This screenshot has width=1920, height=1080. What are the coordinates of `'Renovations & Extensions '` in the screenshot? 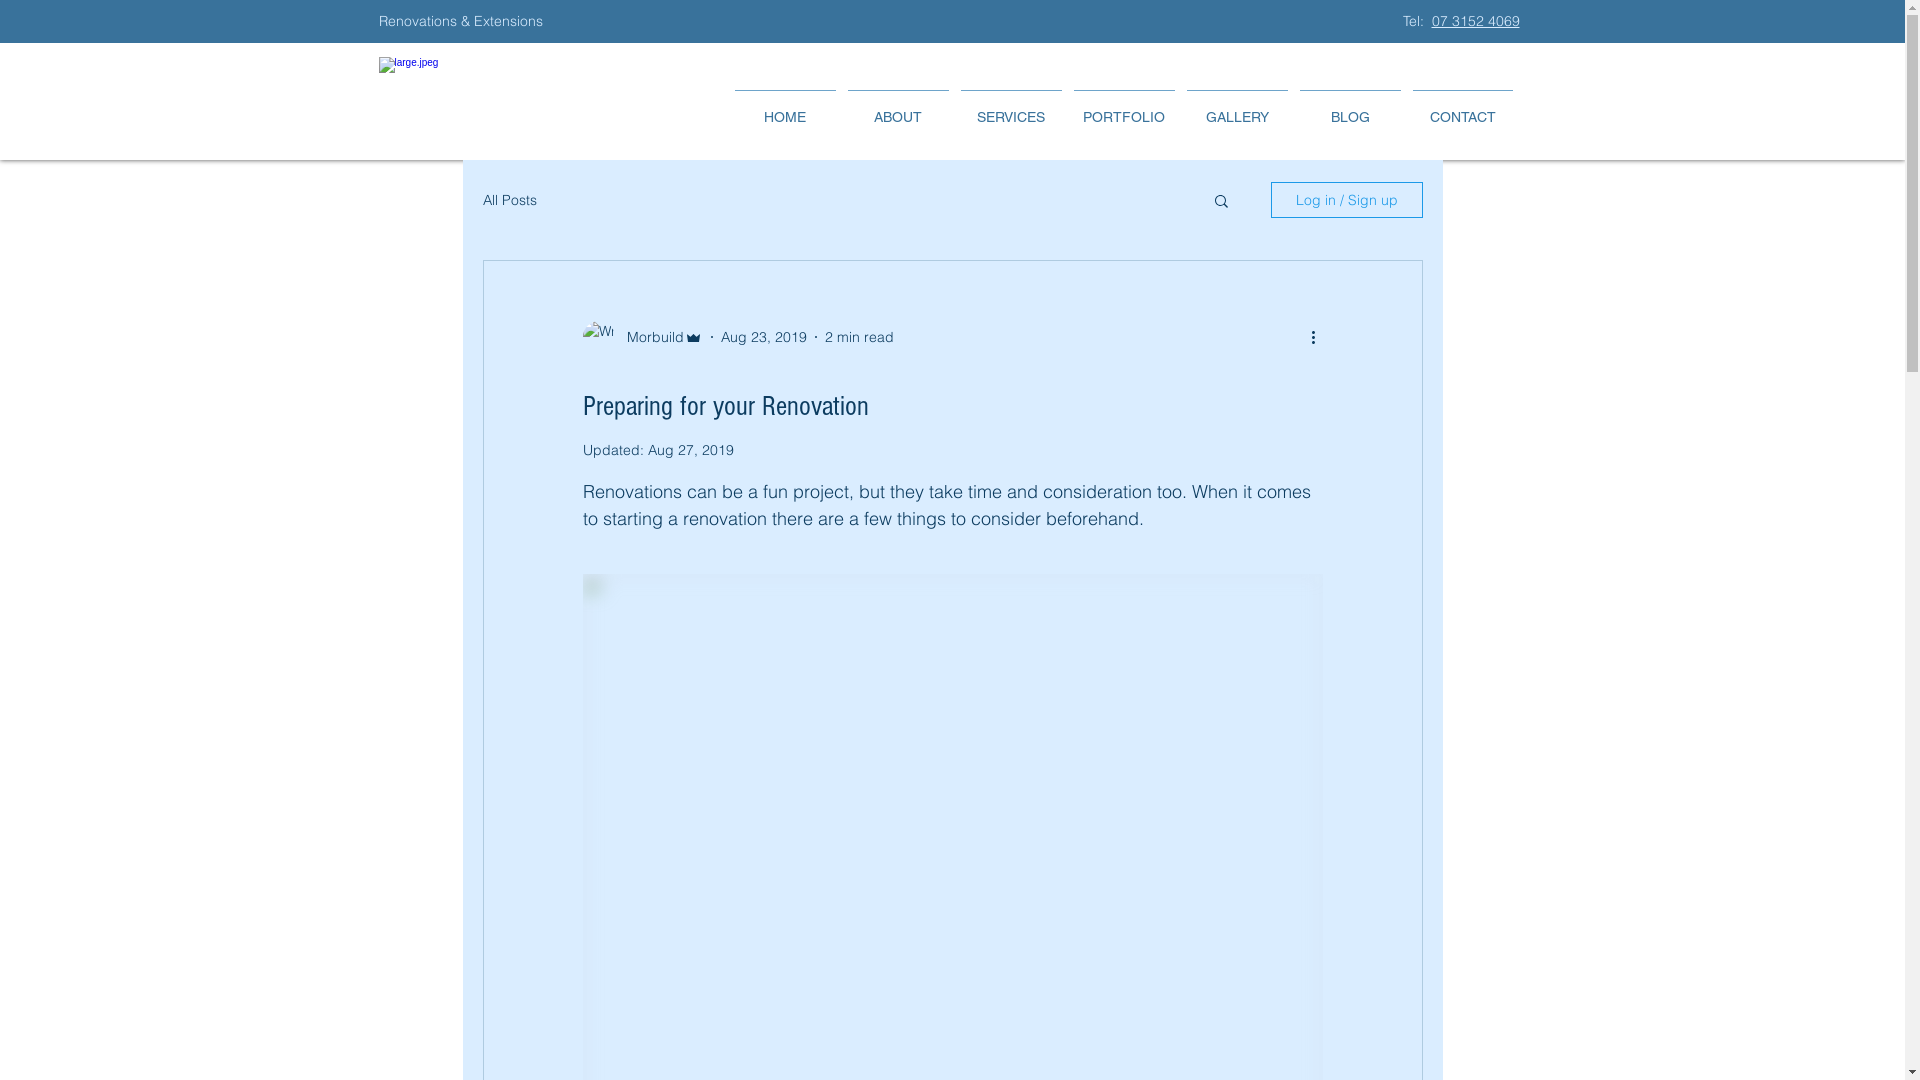 It's located at (460, 20).